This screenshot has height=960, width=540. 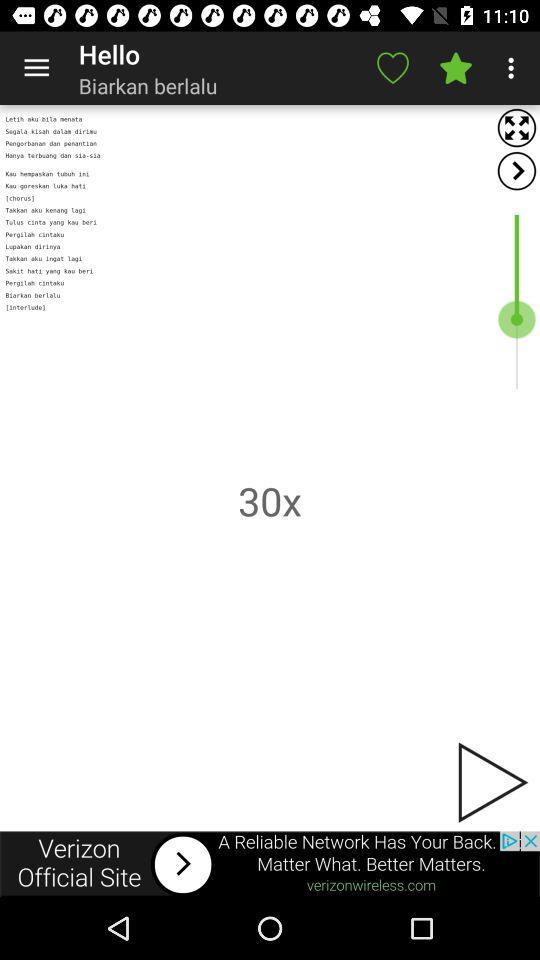 I want to click on next, so click(x=490, y=782).